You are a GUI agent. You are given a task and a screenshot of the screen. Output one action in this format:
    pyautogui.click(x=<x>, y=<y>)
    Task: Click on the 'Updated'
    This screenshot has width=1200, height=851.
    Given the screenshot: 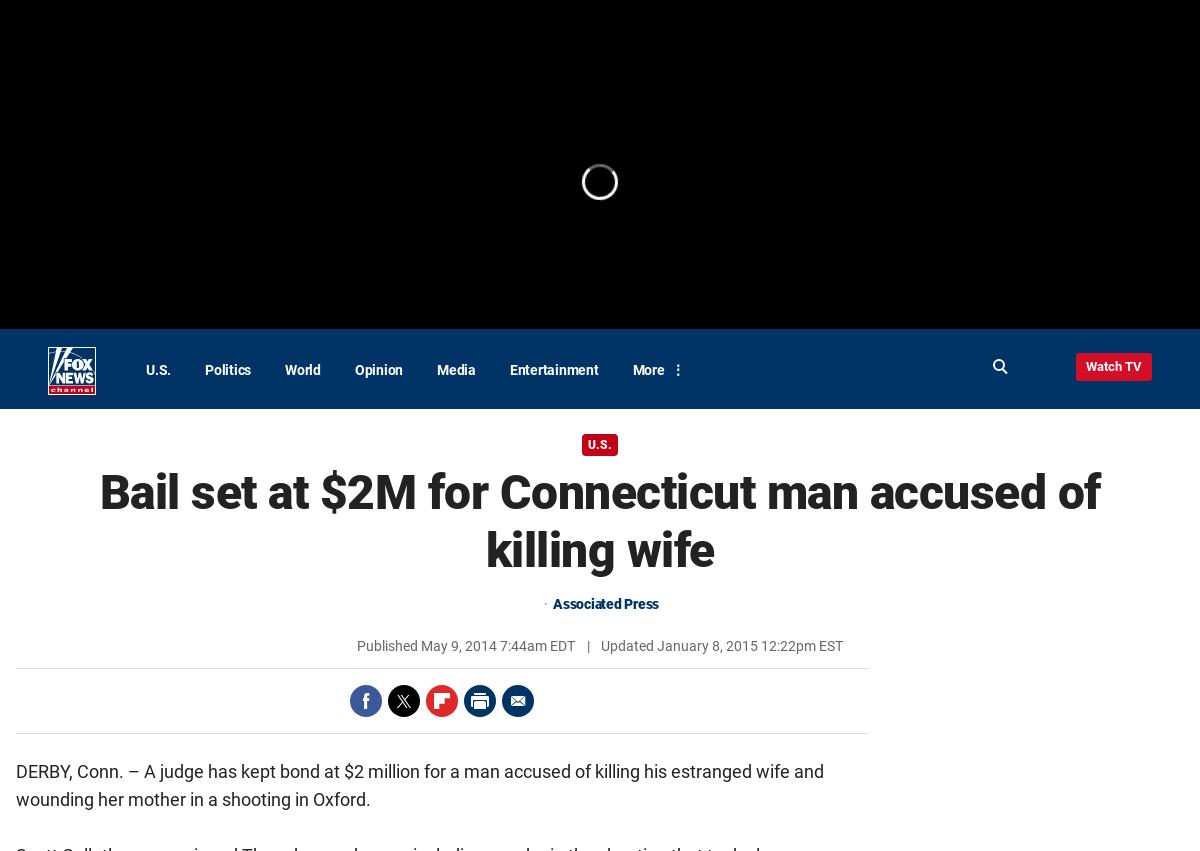 What is the action you would take?
    pyautogui.click(x=596, y=644)
    